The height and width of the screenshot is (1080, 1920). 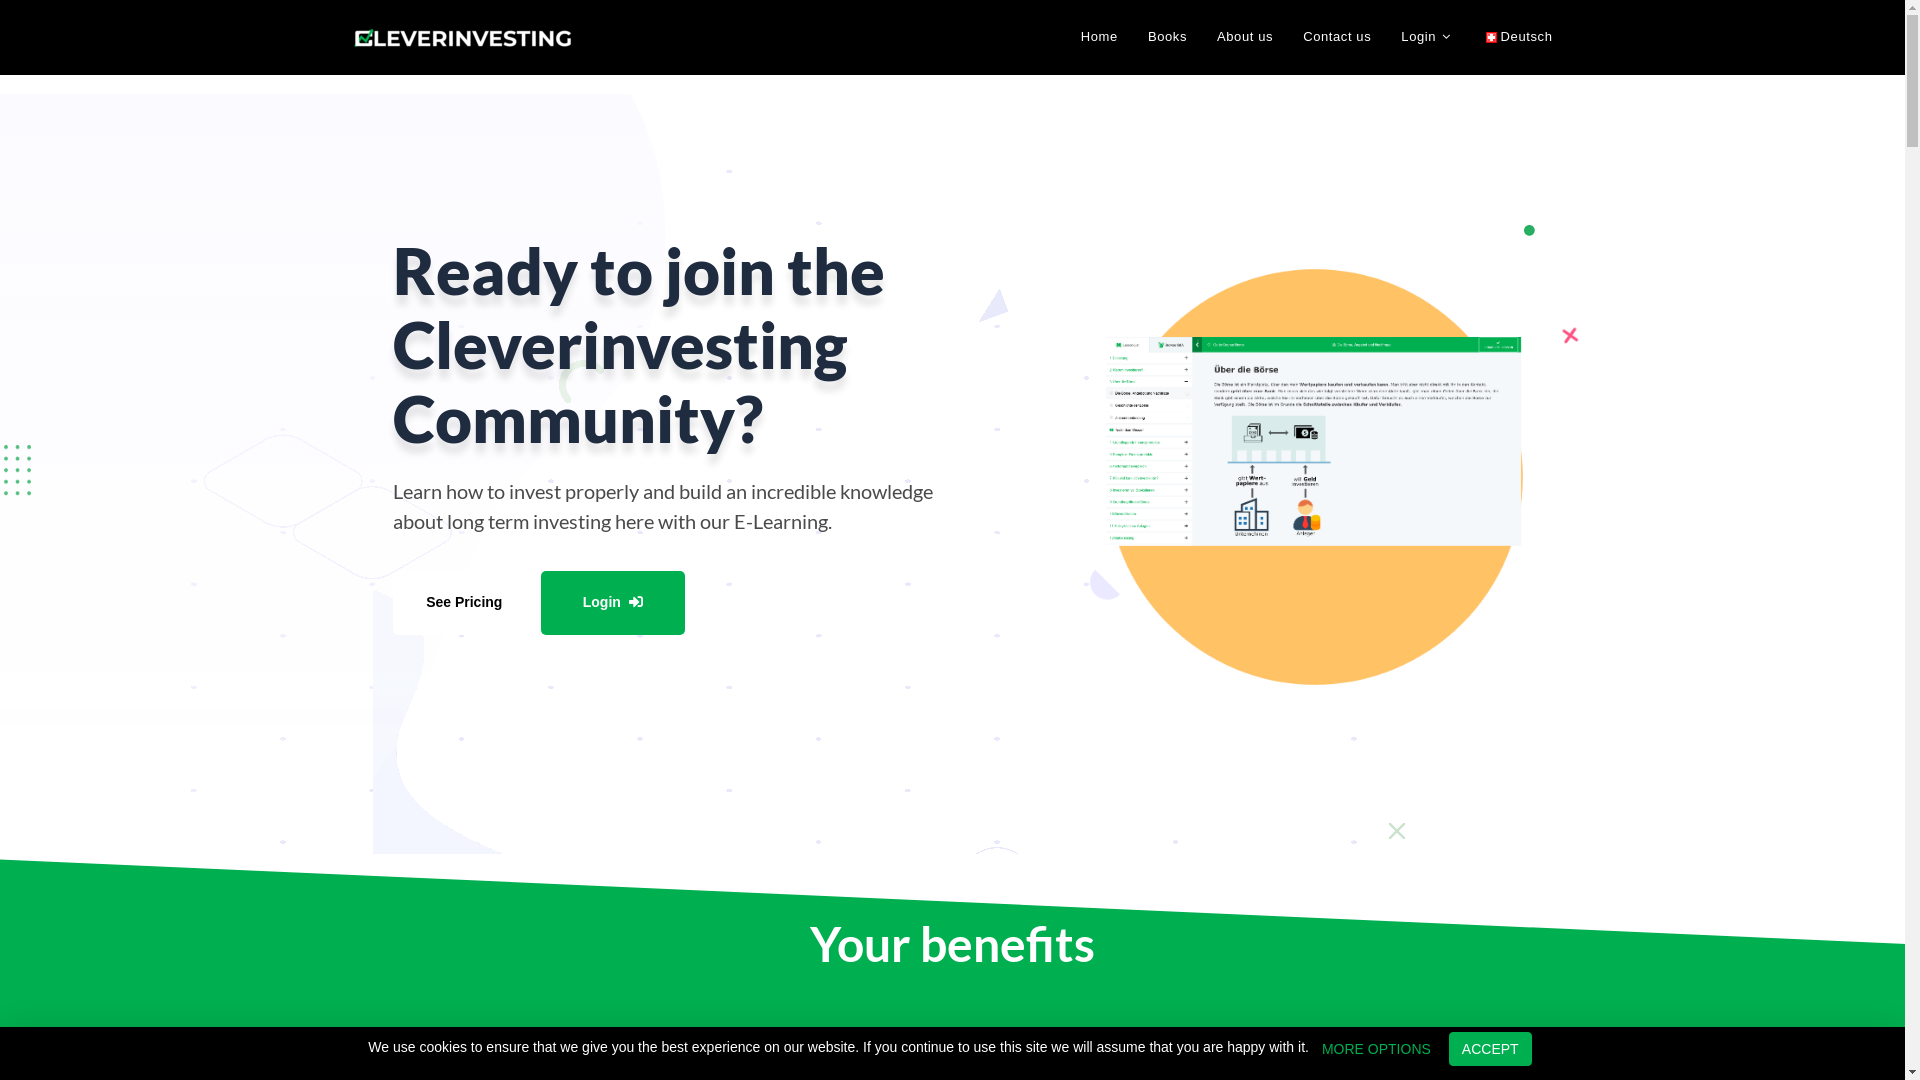 I want to click on 'Home', so click(x=1064, y=37).